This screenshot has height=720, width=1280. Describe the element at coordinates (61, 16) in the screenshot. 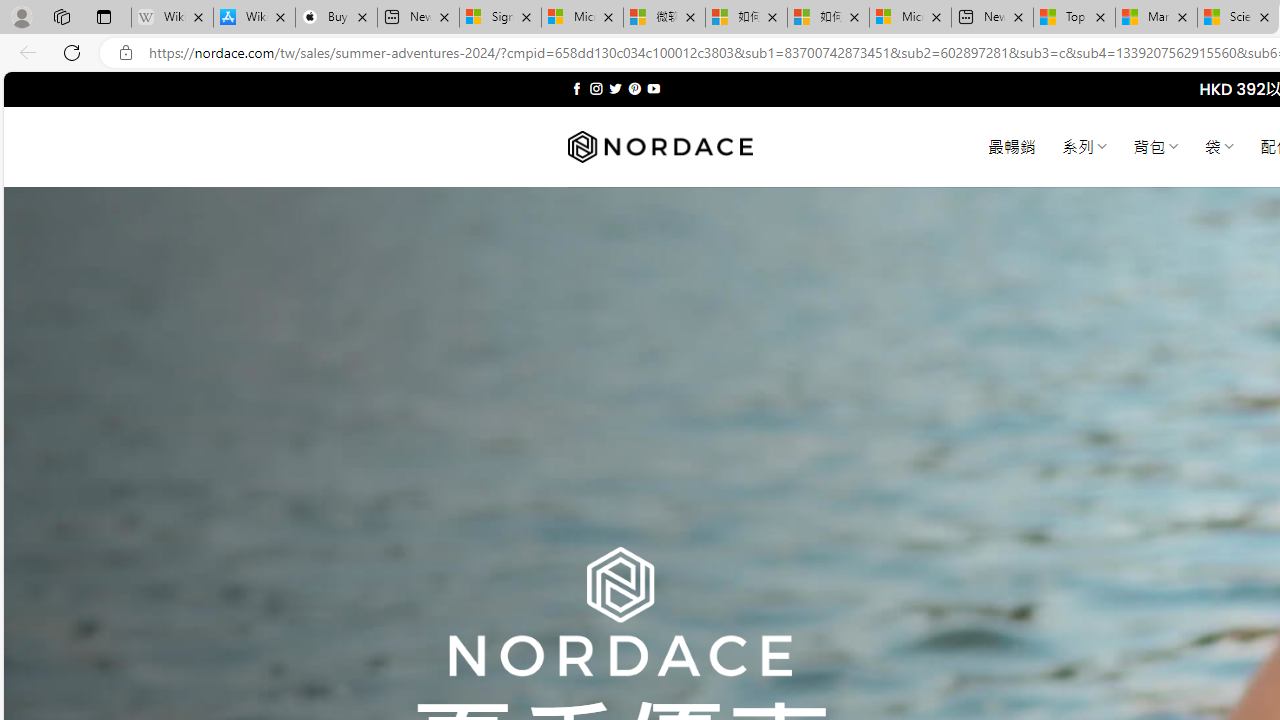

I see `'Workspaces'` at that location.